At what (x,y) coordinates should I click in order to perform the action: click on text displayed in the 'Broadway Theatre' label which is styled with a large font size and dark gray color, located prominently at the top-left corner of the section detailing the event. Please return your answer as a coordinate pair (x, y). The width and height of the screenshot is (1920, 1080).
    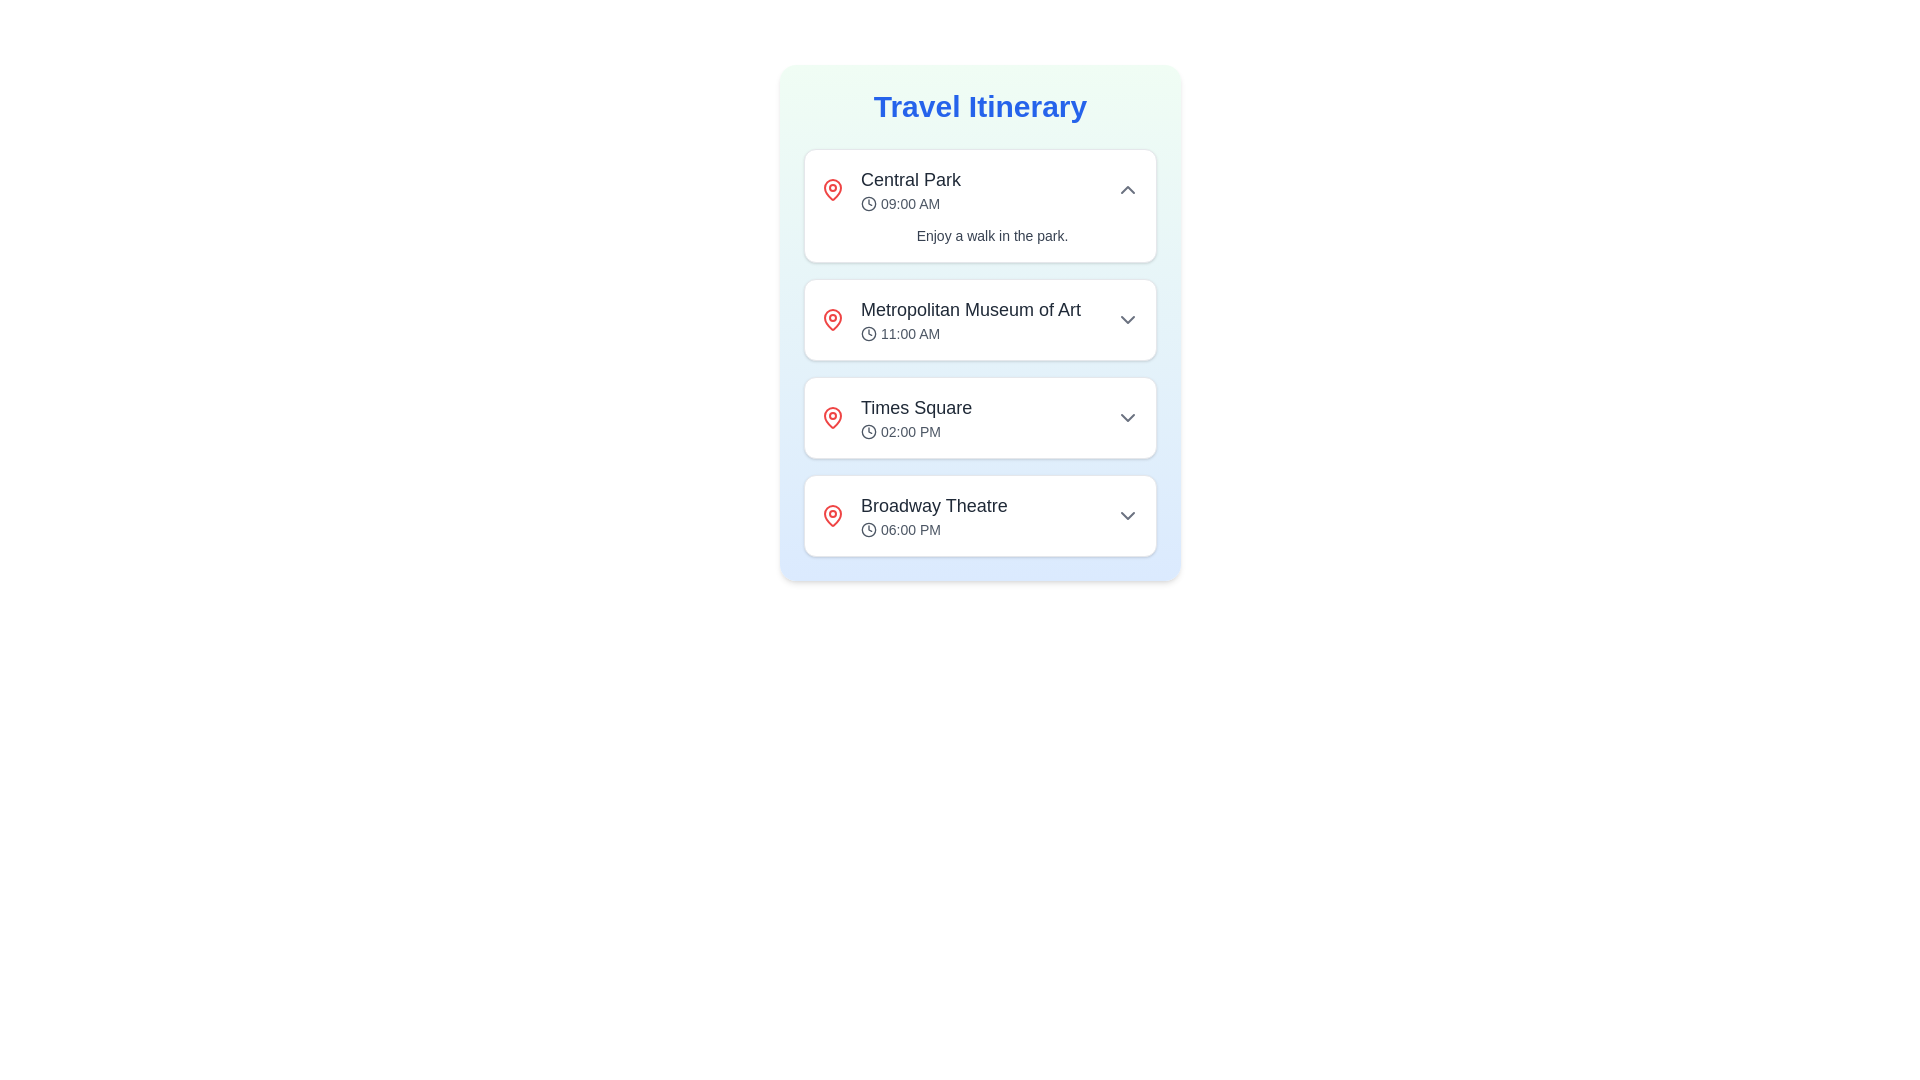
    Looking at the image, I should click on (933, 504).